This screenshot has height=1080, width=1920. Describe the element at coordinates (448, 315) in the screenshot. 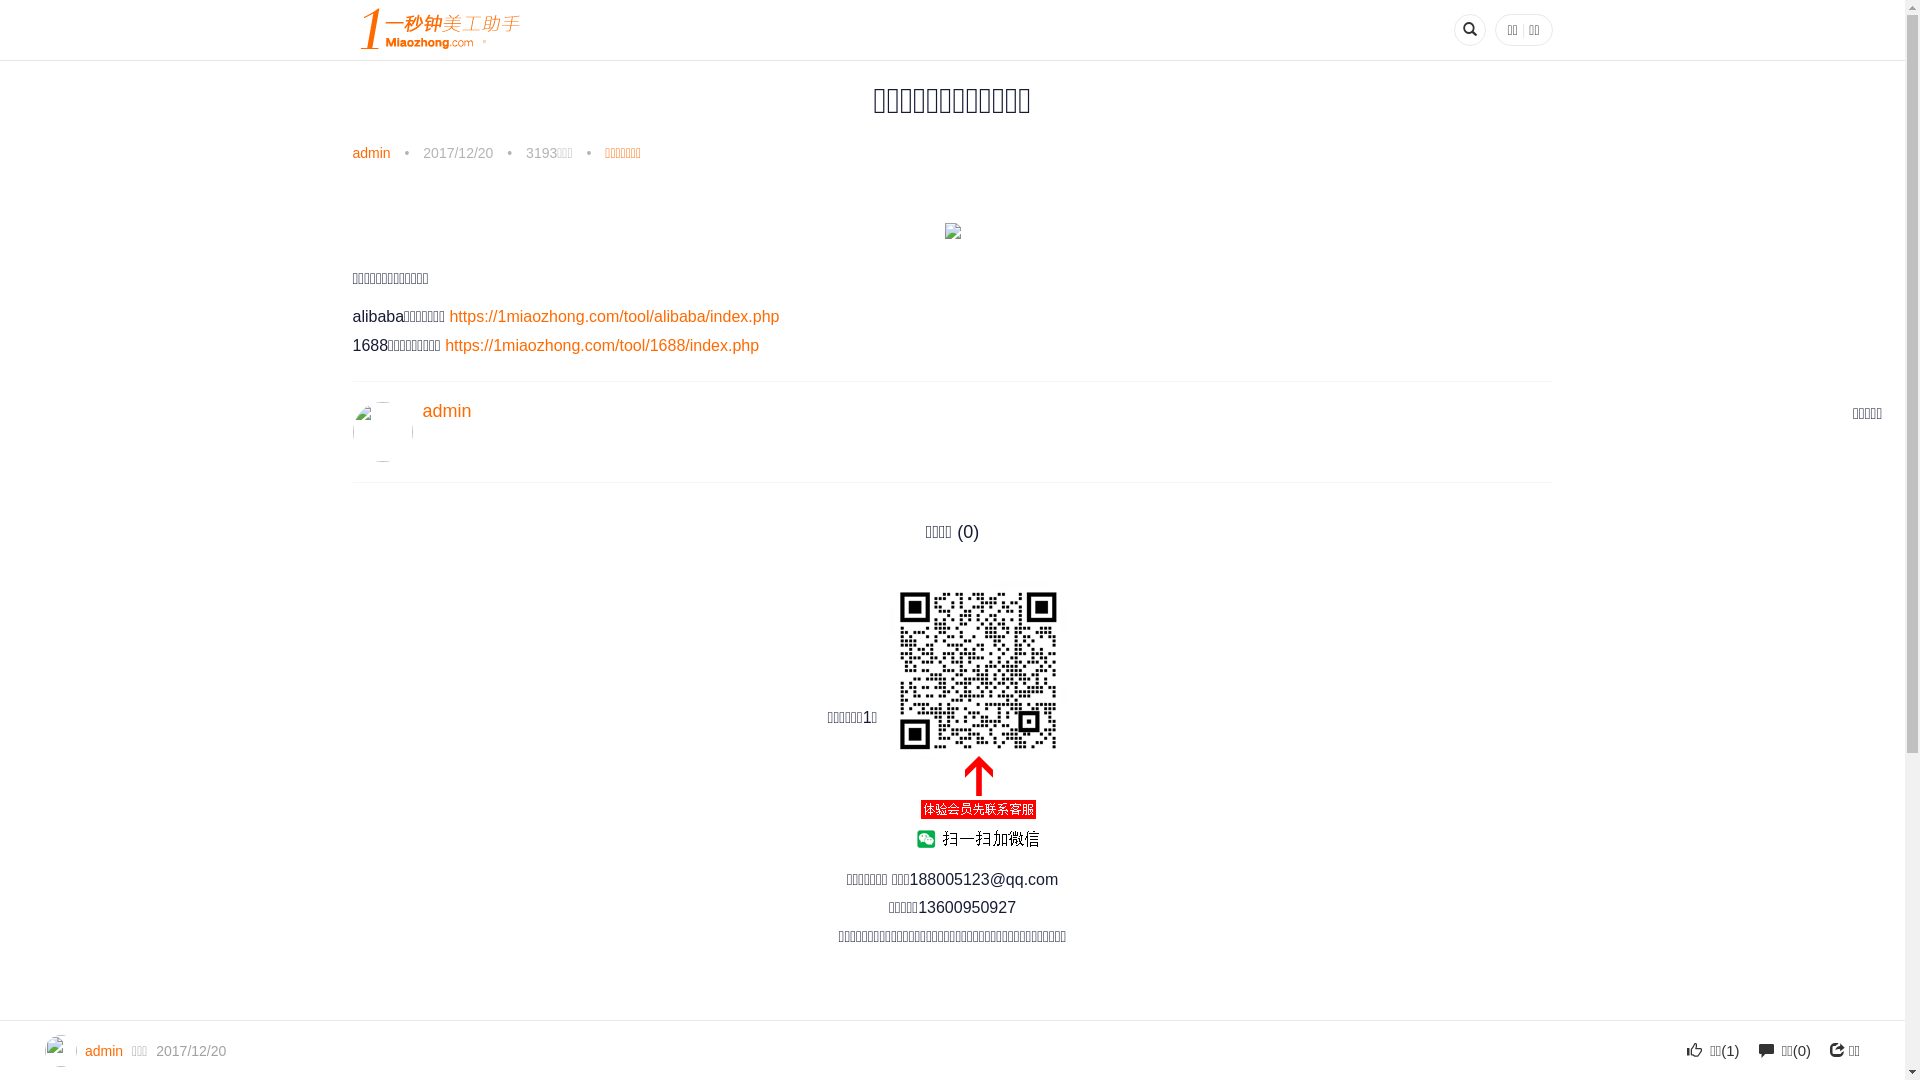

I see `'https://1miaozhong.com/tool/alibaba/index.php'` at that location.